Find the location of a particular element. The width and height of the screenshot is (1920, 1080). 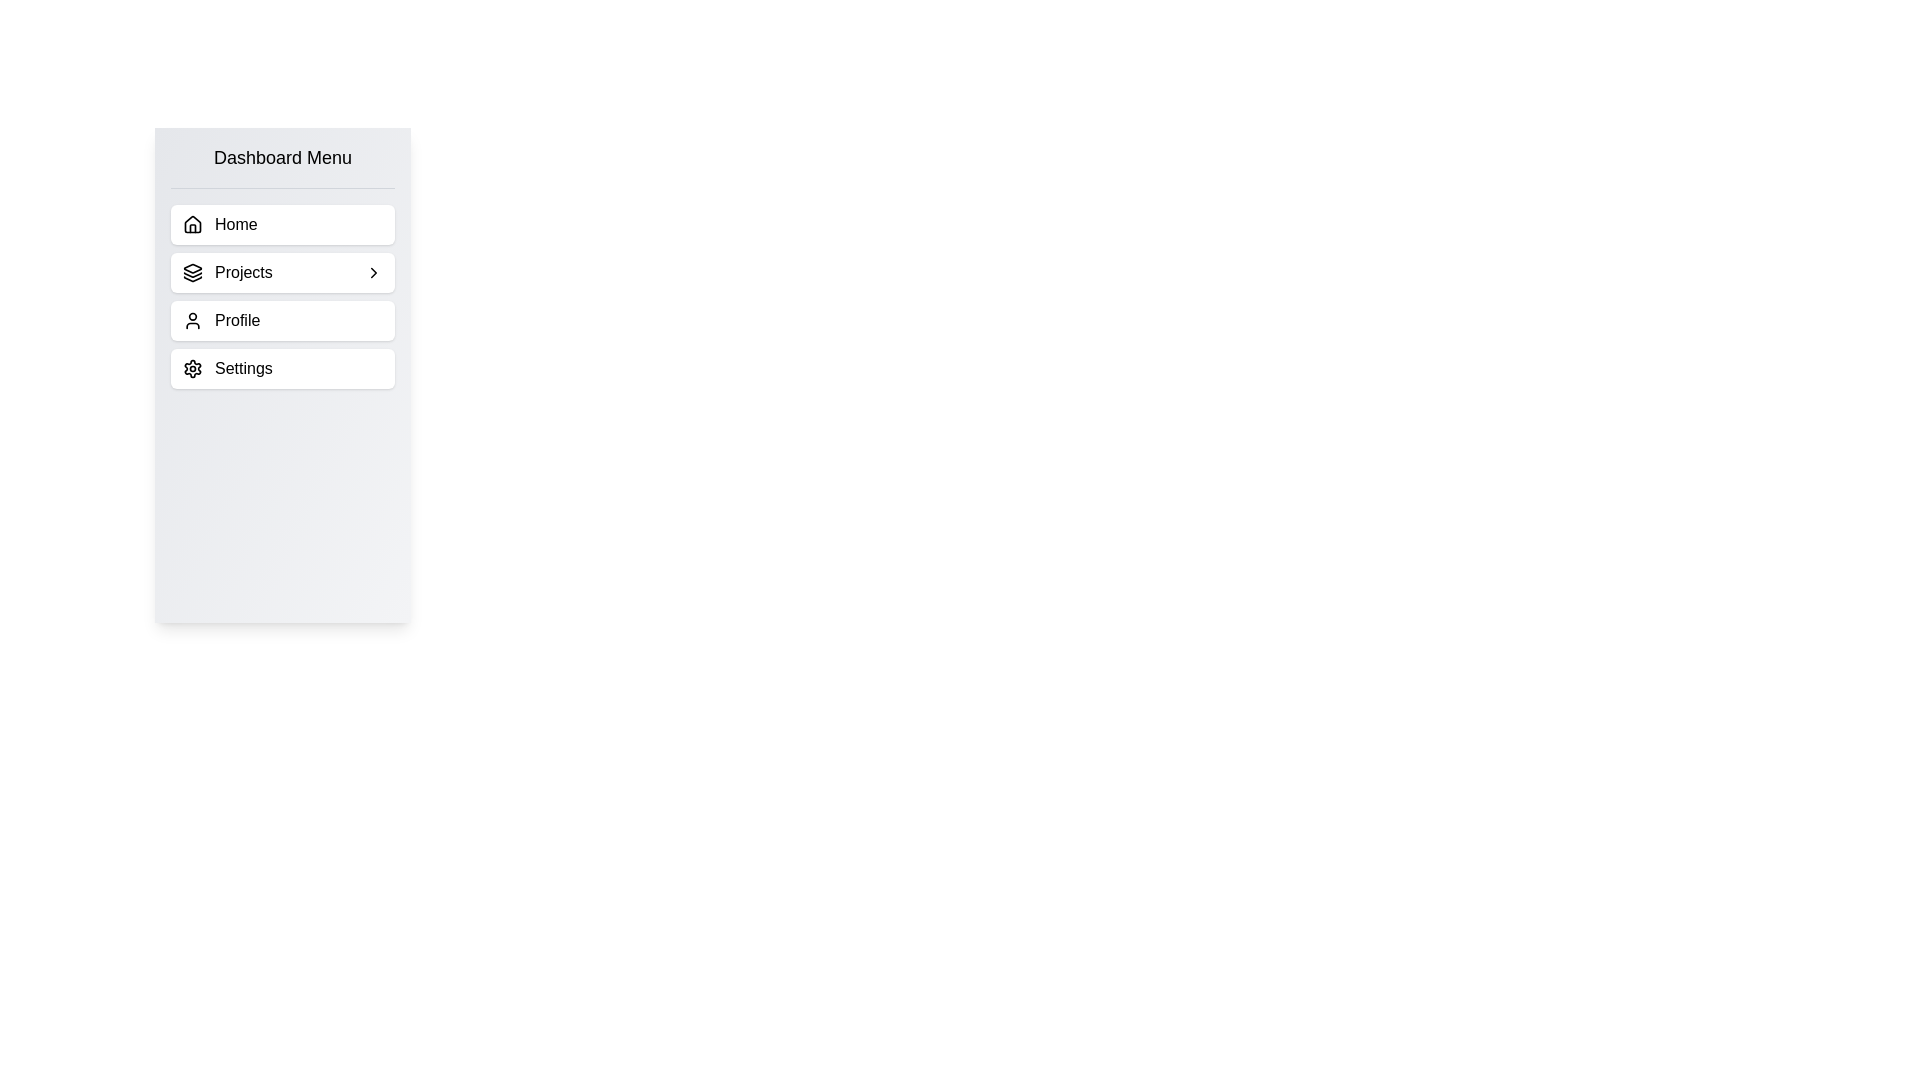

the cogwheel icon in the Settings section of the vertical navigation menu is located at coordinates (192, 369).